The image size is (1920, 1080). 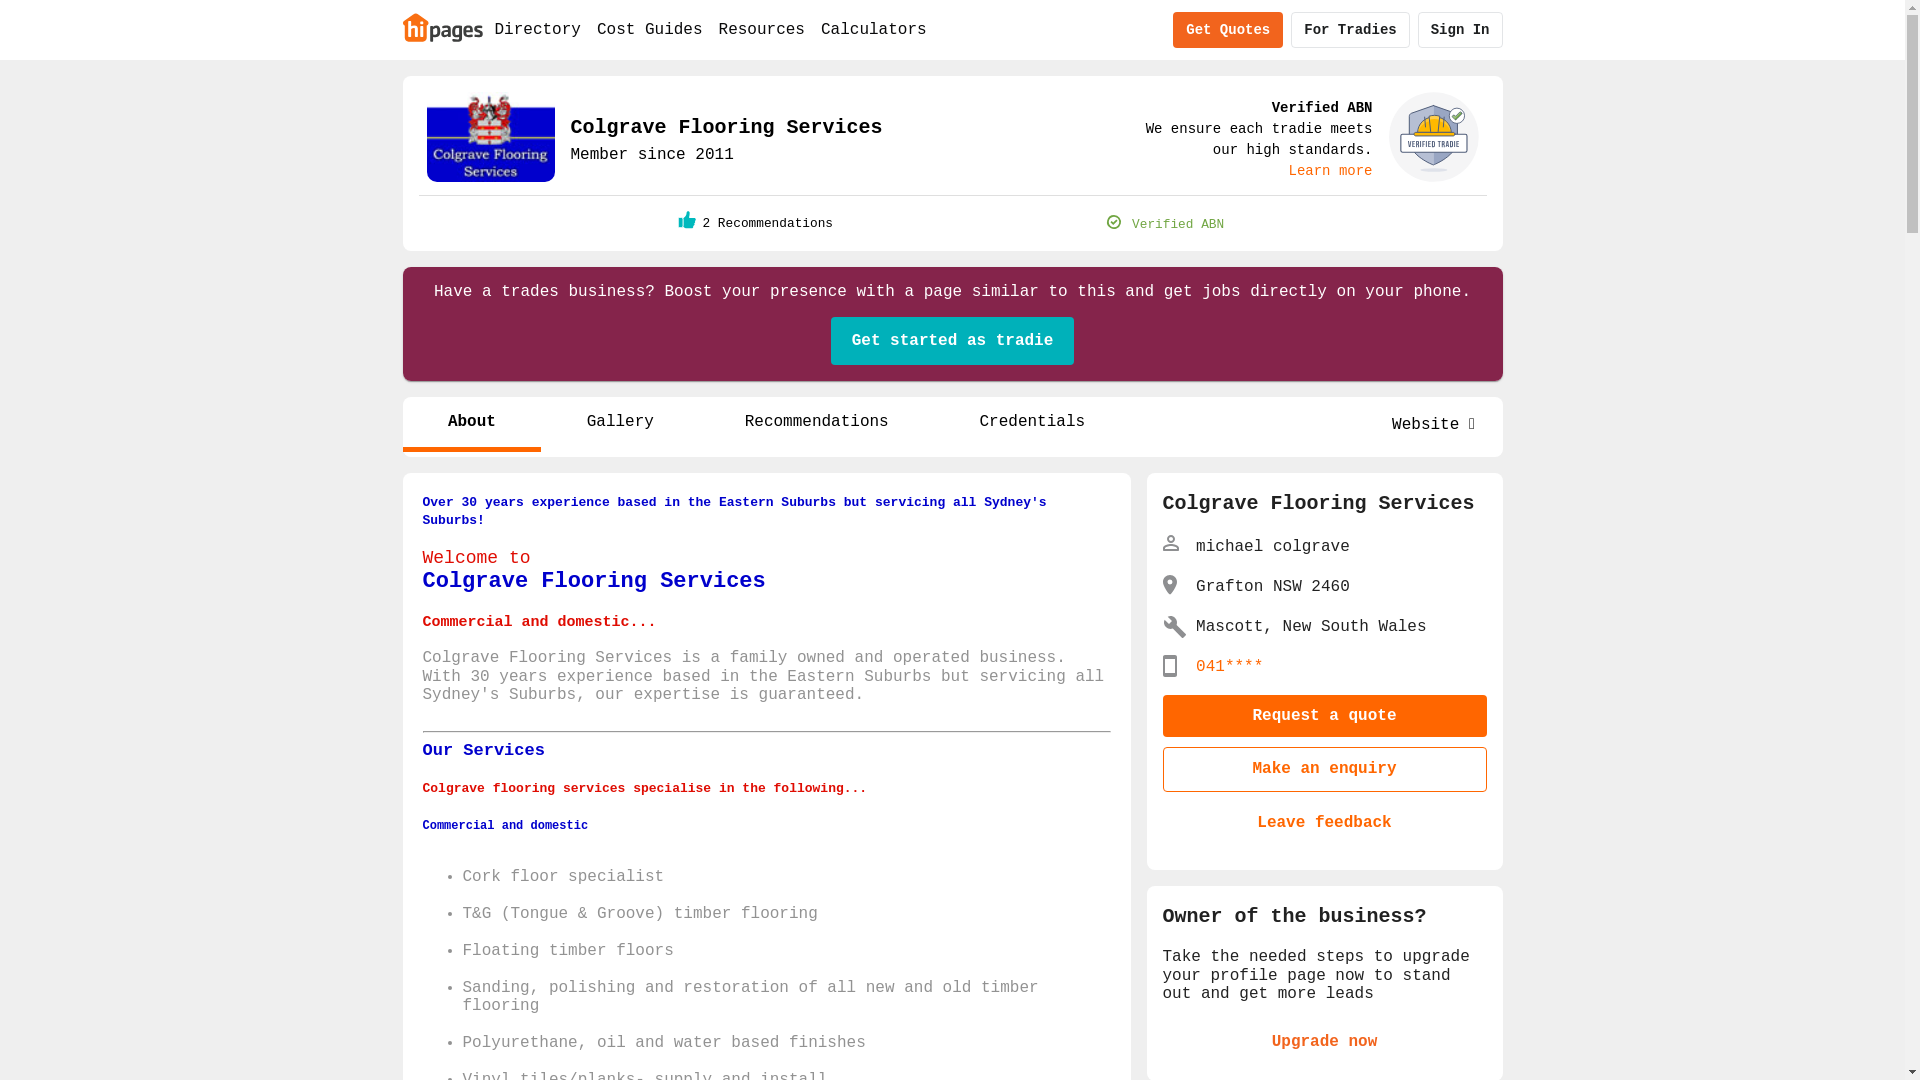 I want to click on 'Leave feedback', so click(x=1161, y=822).